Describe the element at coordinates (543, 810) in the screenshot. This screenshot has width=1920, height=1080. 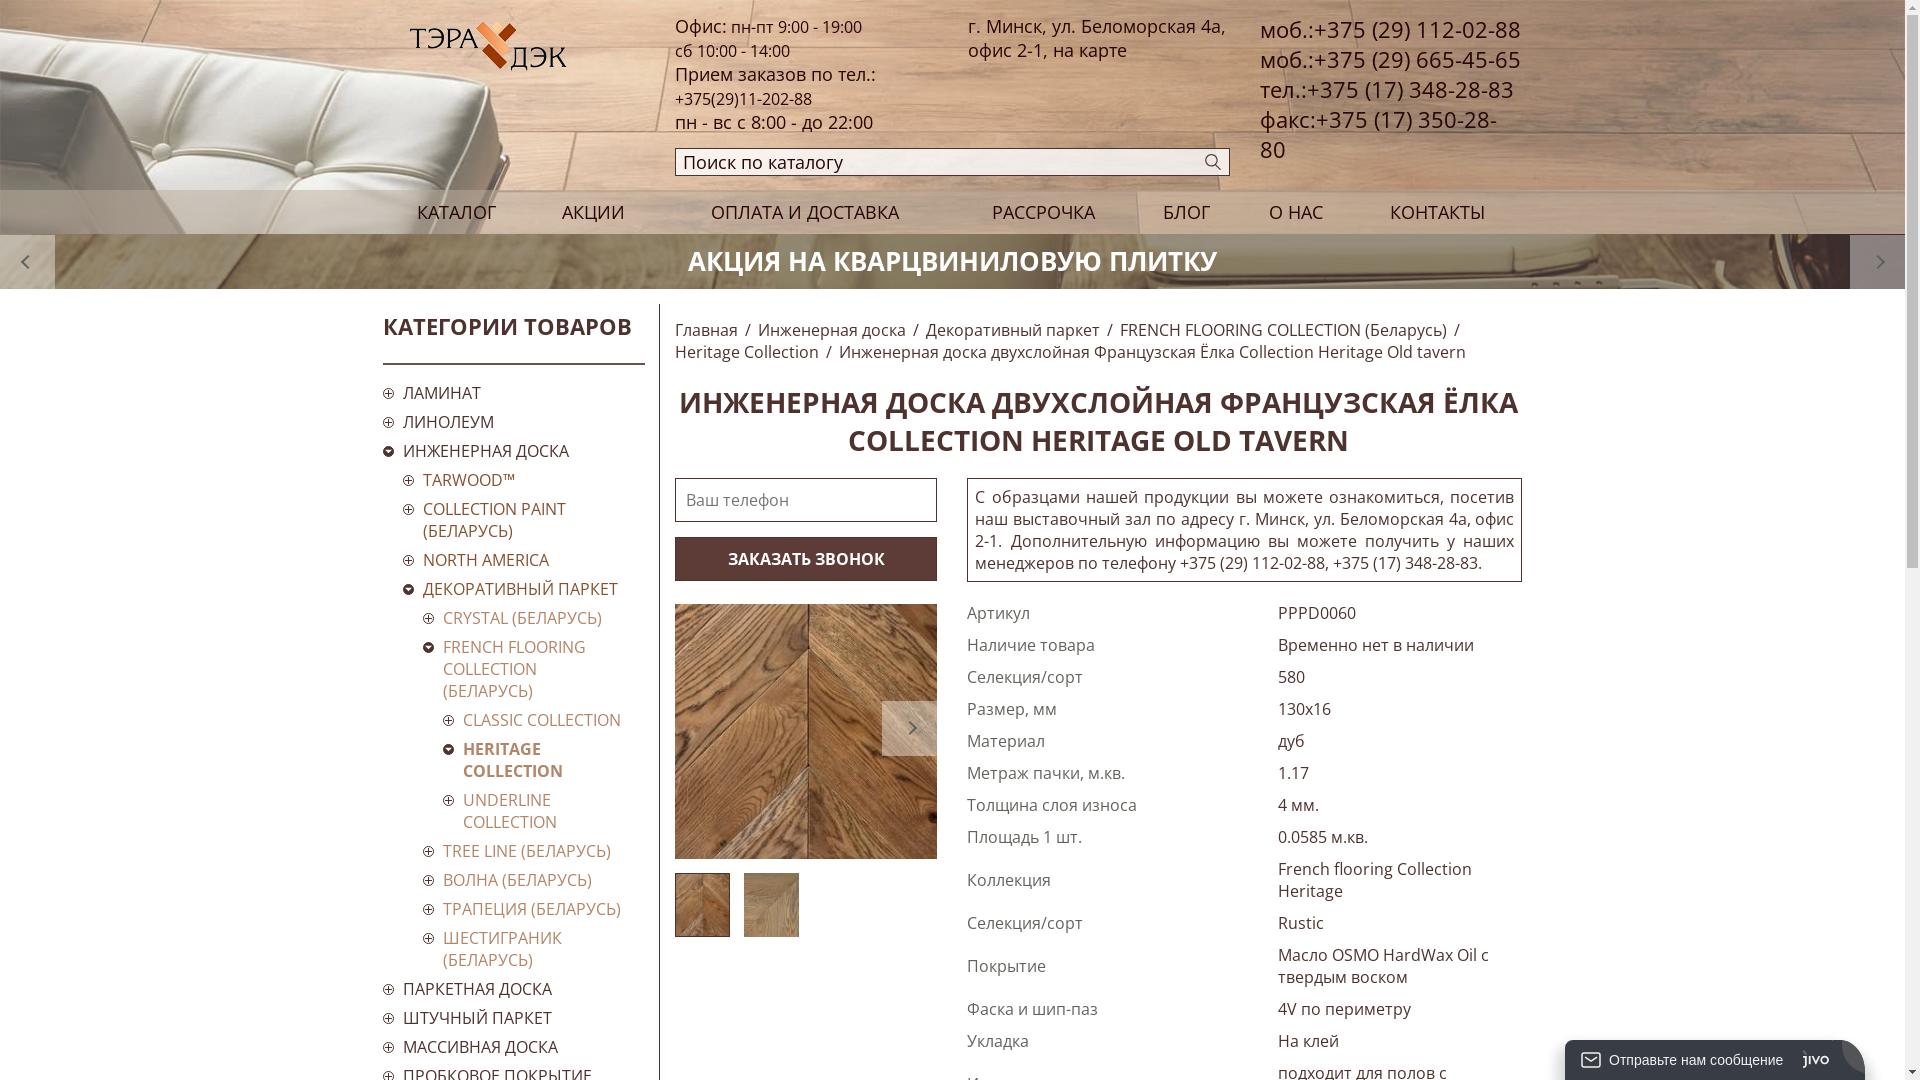
I see `'UNDERLINE COLLECTION'` at that location.